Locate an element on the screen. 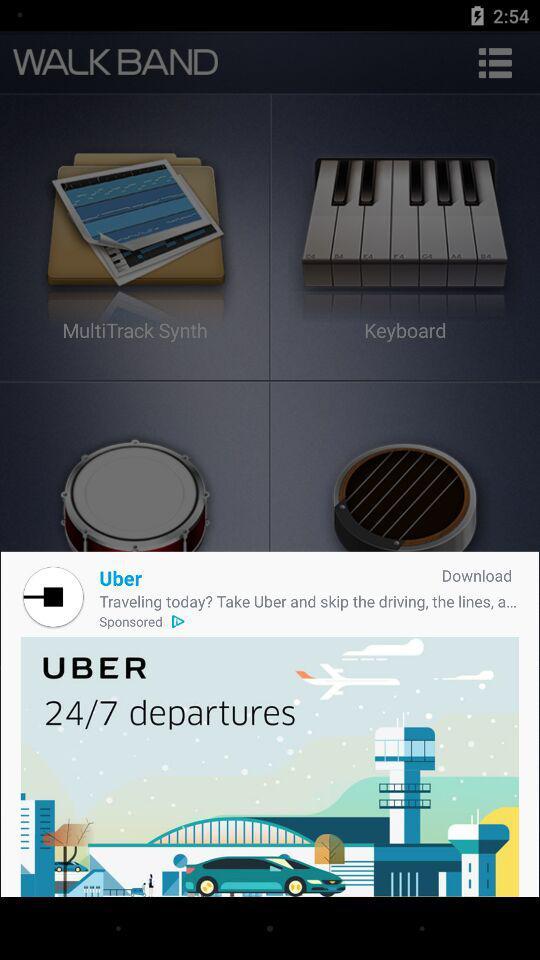  the list icon is located at coordinates (494, 62).